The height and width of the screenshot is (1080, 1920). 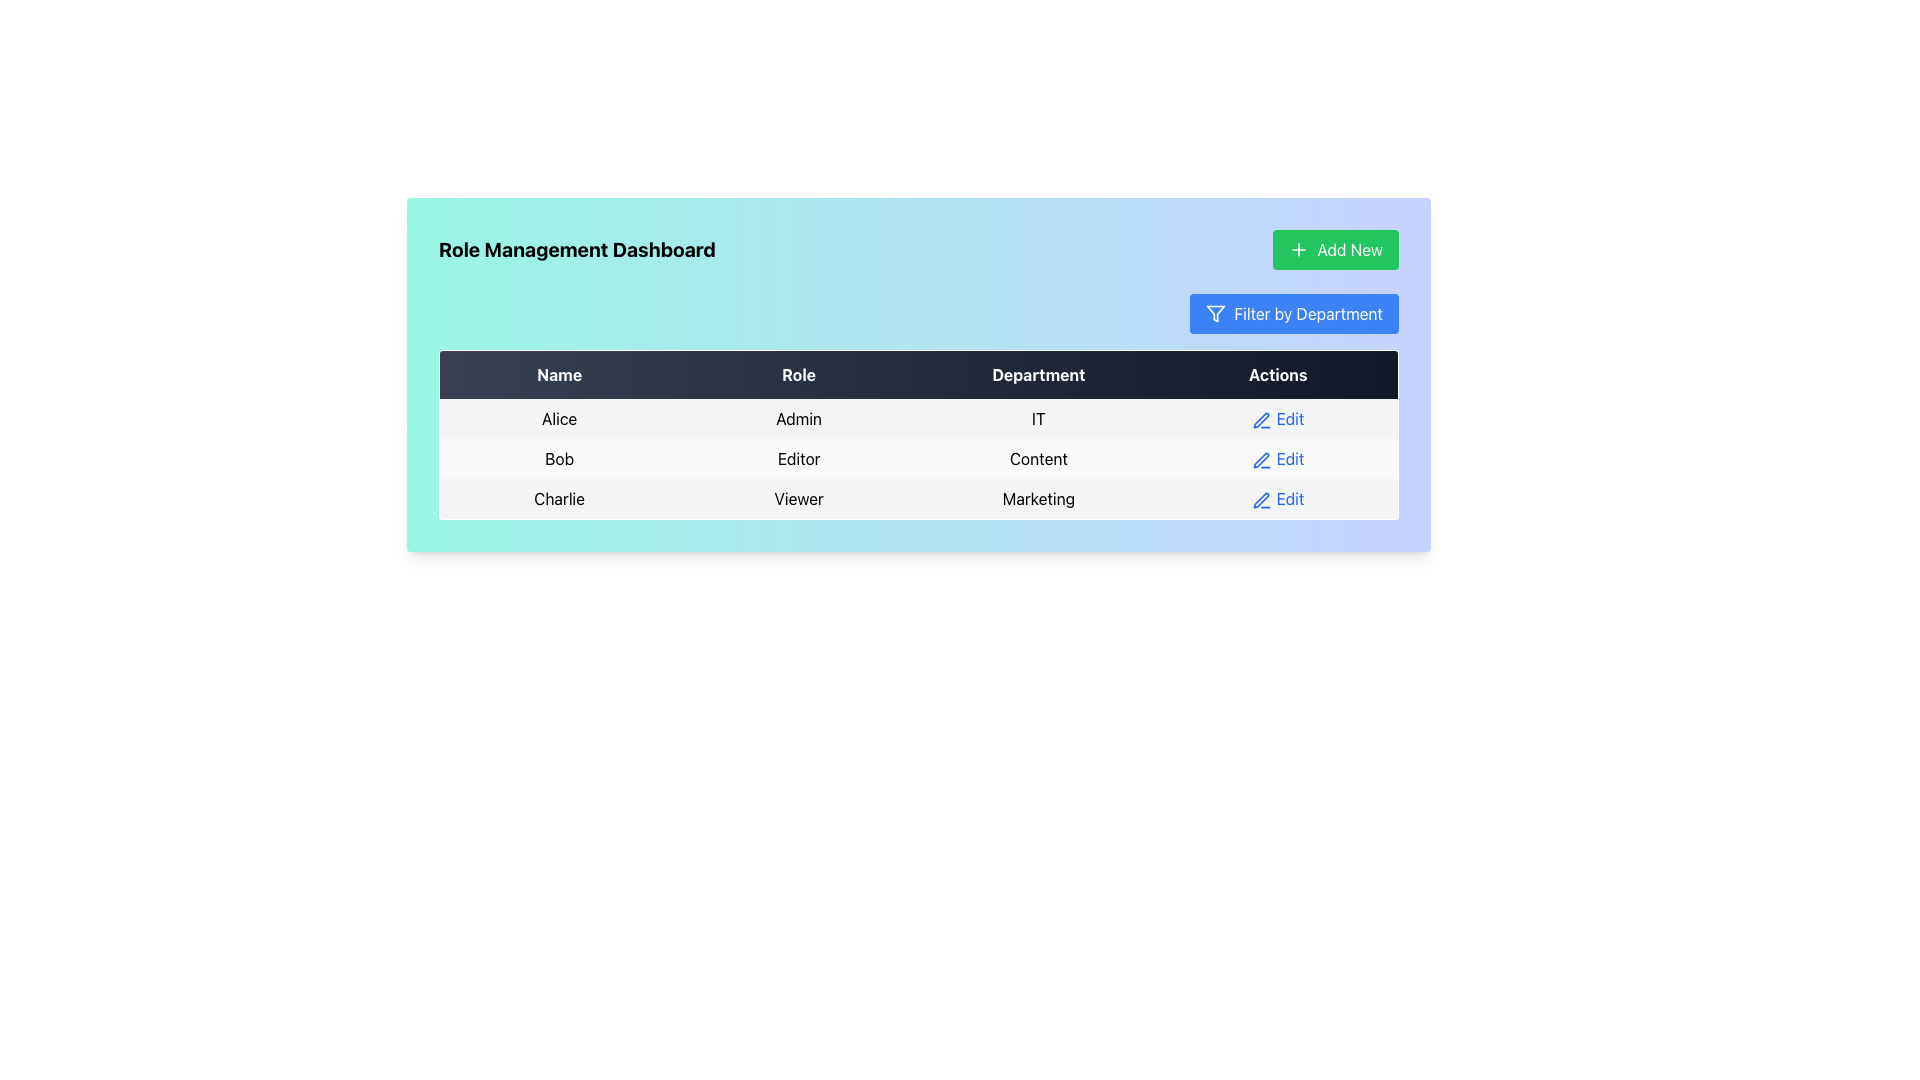 What do you see at coordinates (1038, 459) in the screenshot?
I see `text 'Content' displayed in black under the 'Department' heading in the table corresponding to user 'Bob'` at bounding box center [1038, 459].